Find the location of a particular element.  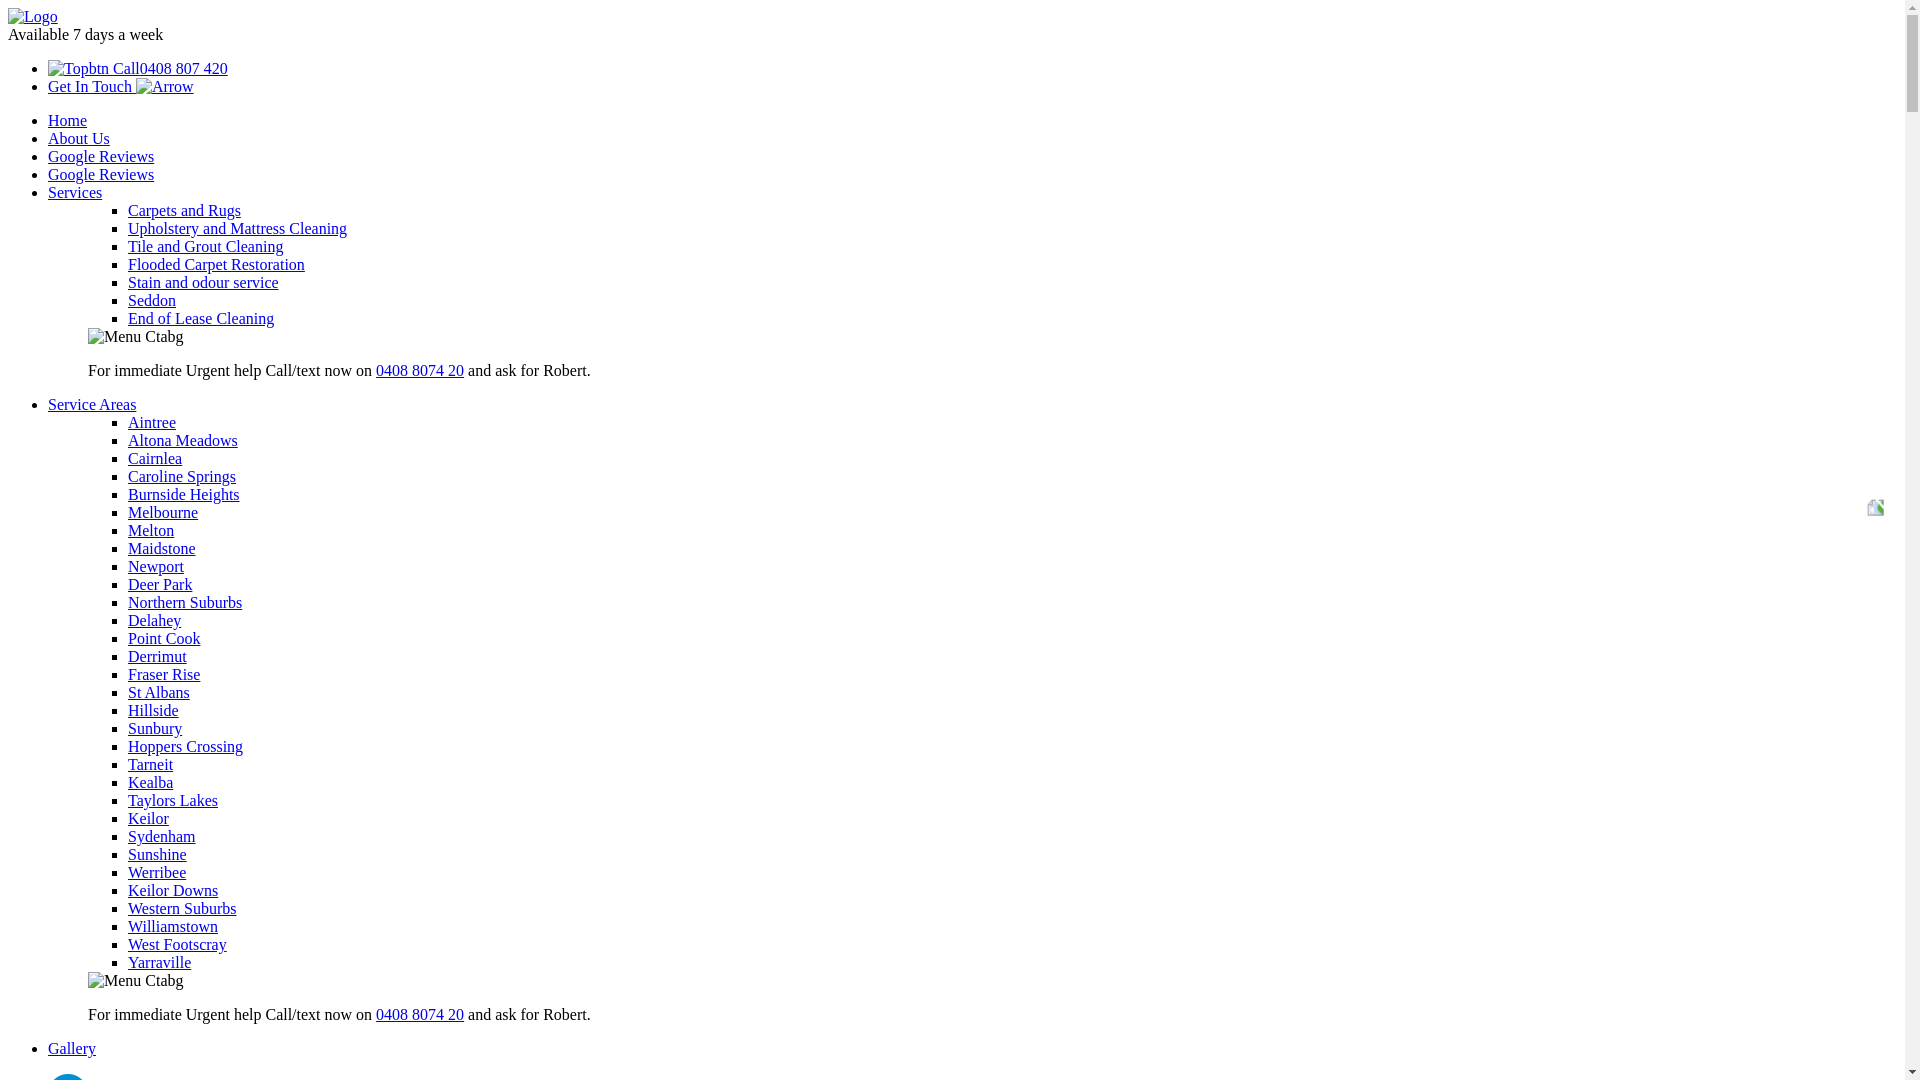

'Taylors Lakes' is located at coordinates (172, 799).